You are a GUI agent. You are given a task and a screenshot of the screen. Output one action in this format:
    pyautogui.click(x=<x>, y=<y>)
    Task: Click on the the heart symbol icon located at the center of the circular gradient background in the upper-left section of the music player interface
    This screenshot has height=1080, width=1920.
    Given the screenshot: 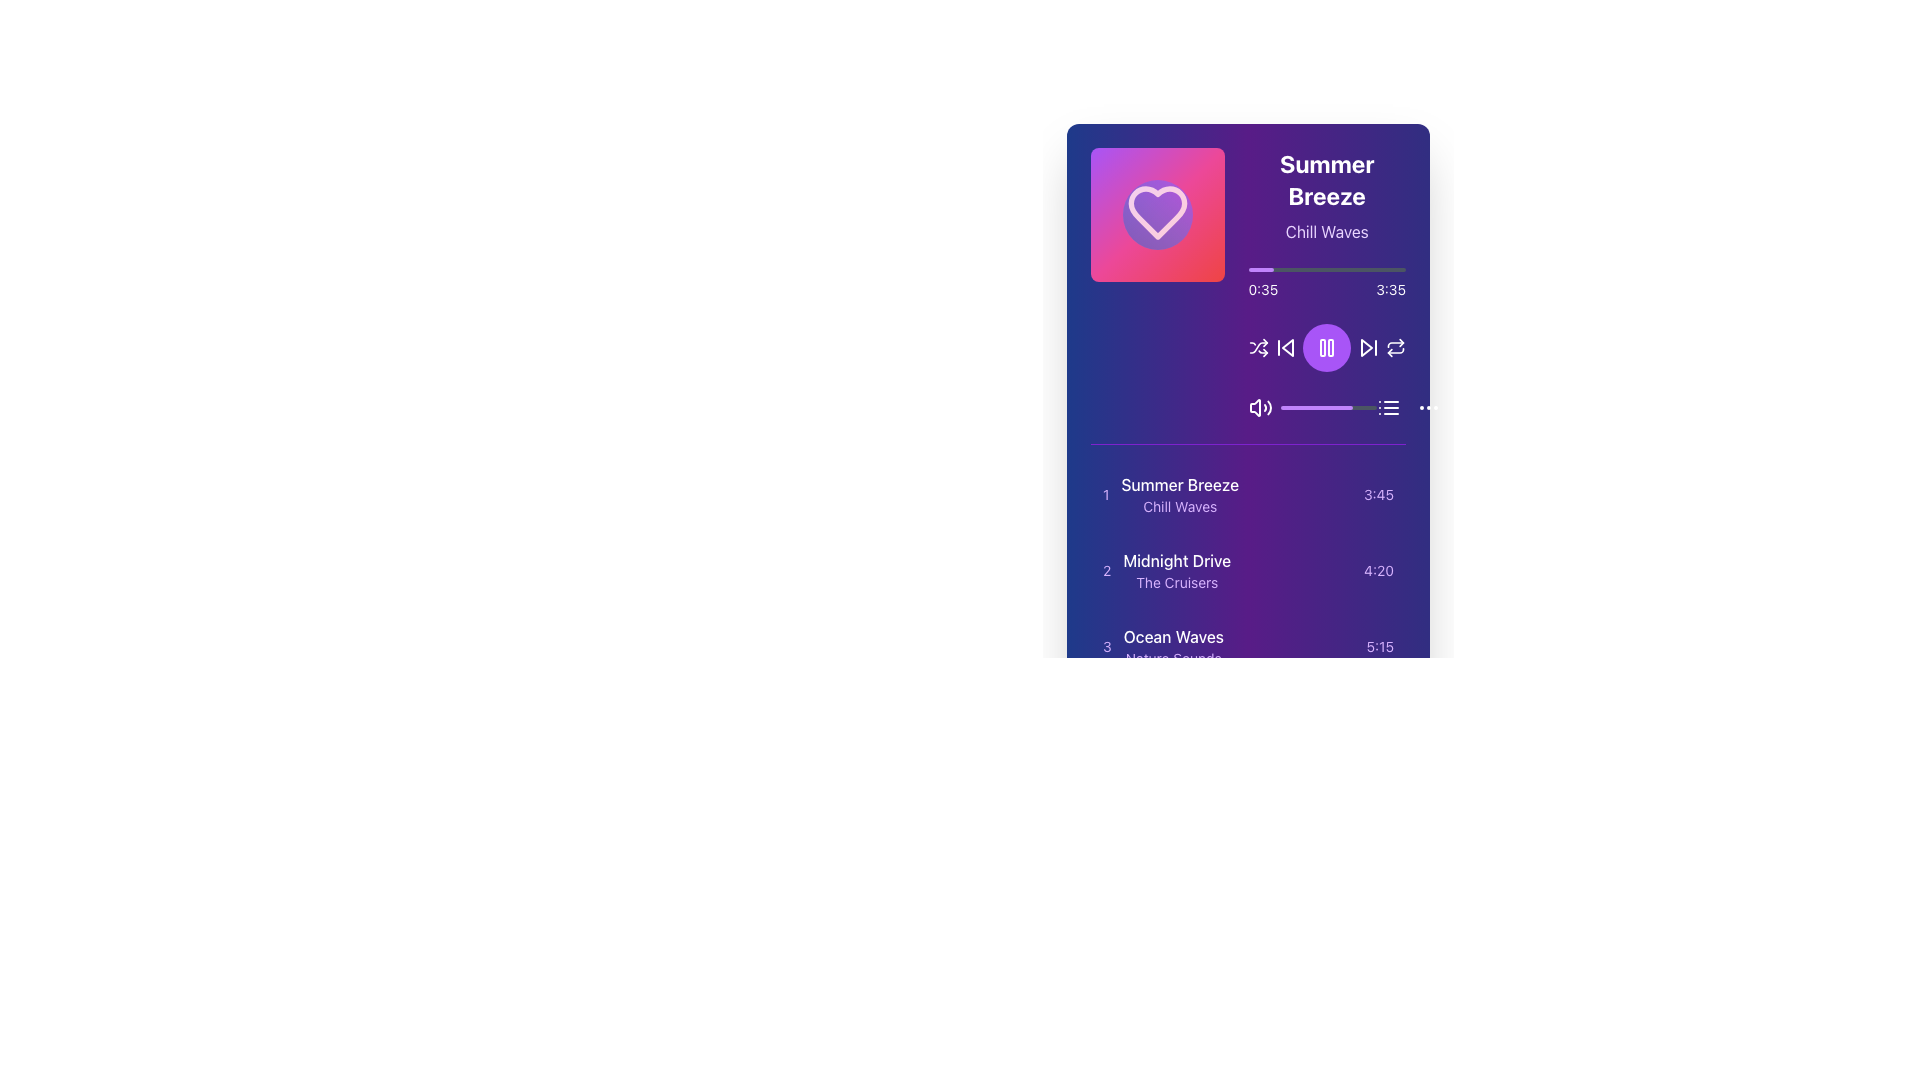 What is the action you would take?
    pyautogui.click(x=1157, y=212)
    